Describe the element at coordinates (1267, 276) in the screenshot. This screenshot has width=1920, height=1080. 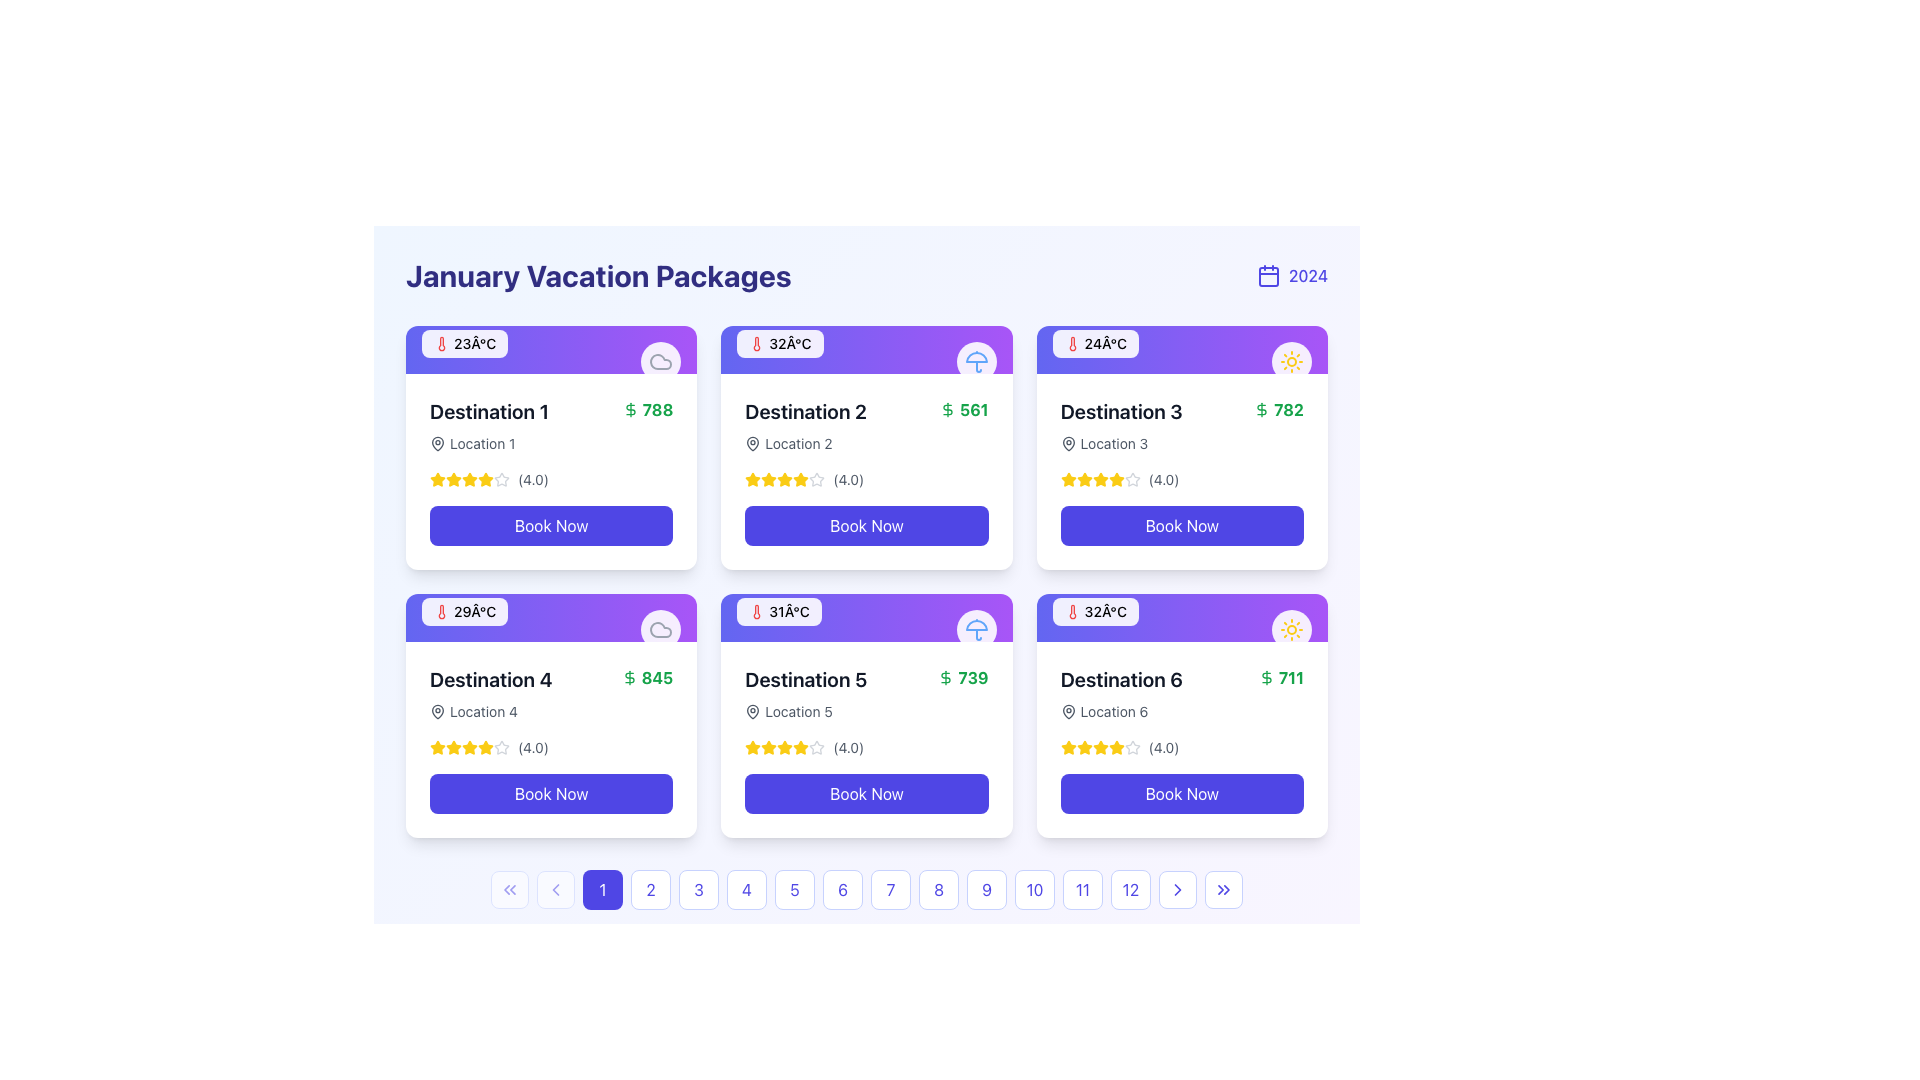
I see `the icon located in the top-right corner of the interface, adjacent to the text '2024'` at that location.